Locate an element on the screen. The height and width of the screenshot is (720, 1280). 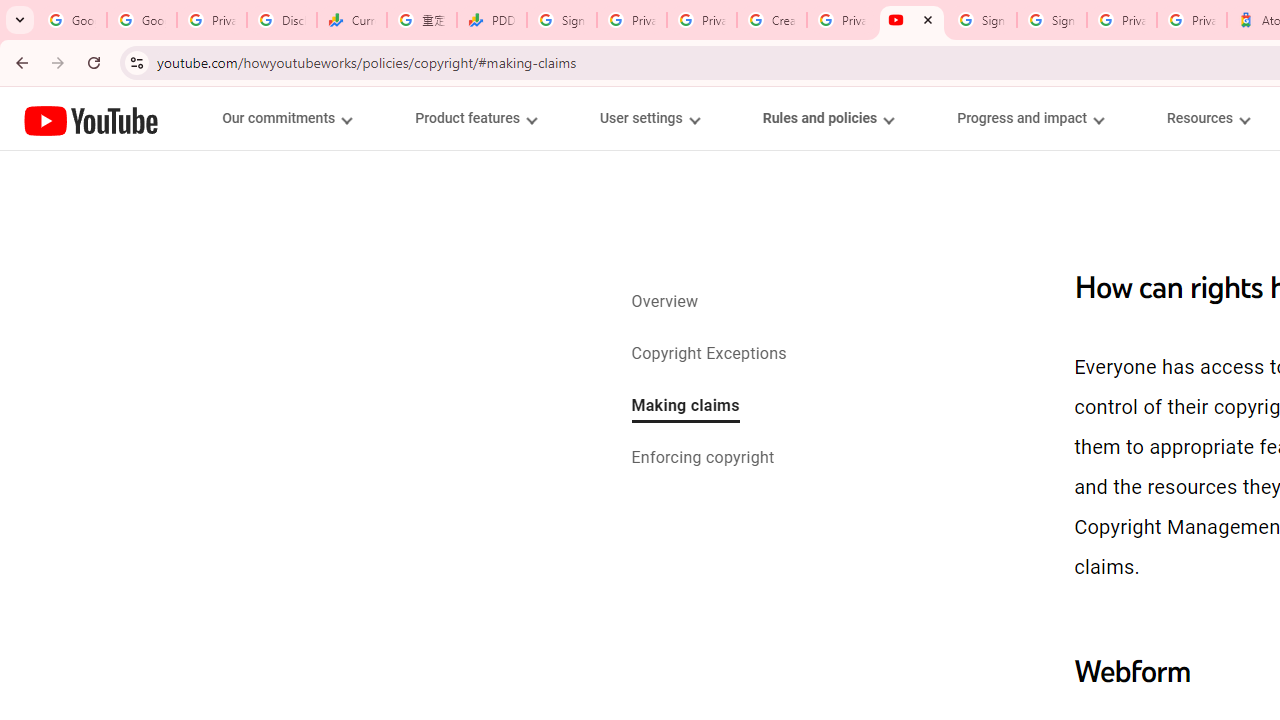
'Progress and impact menupopup' is located at coordinates (1030, 118).